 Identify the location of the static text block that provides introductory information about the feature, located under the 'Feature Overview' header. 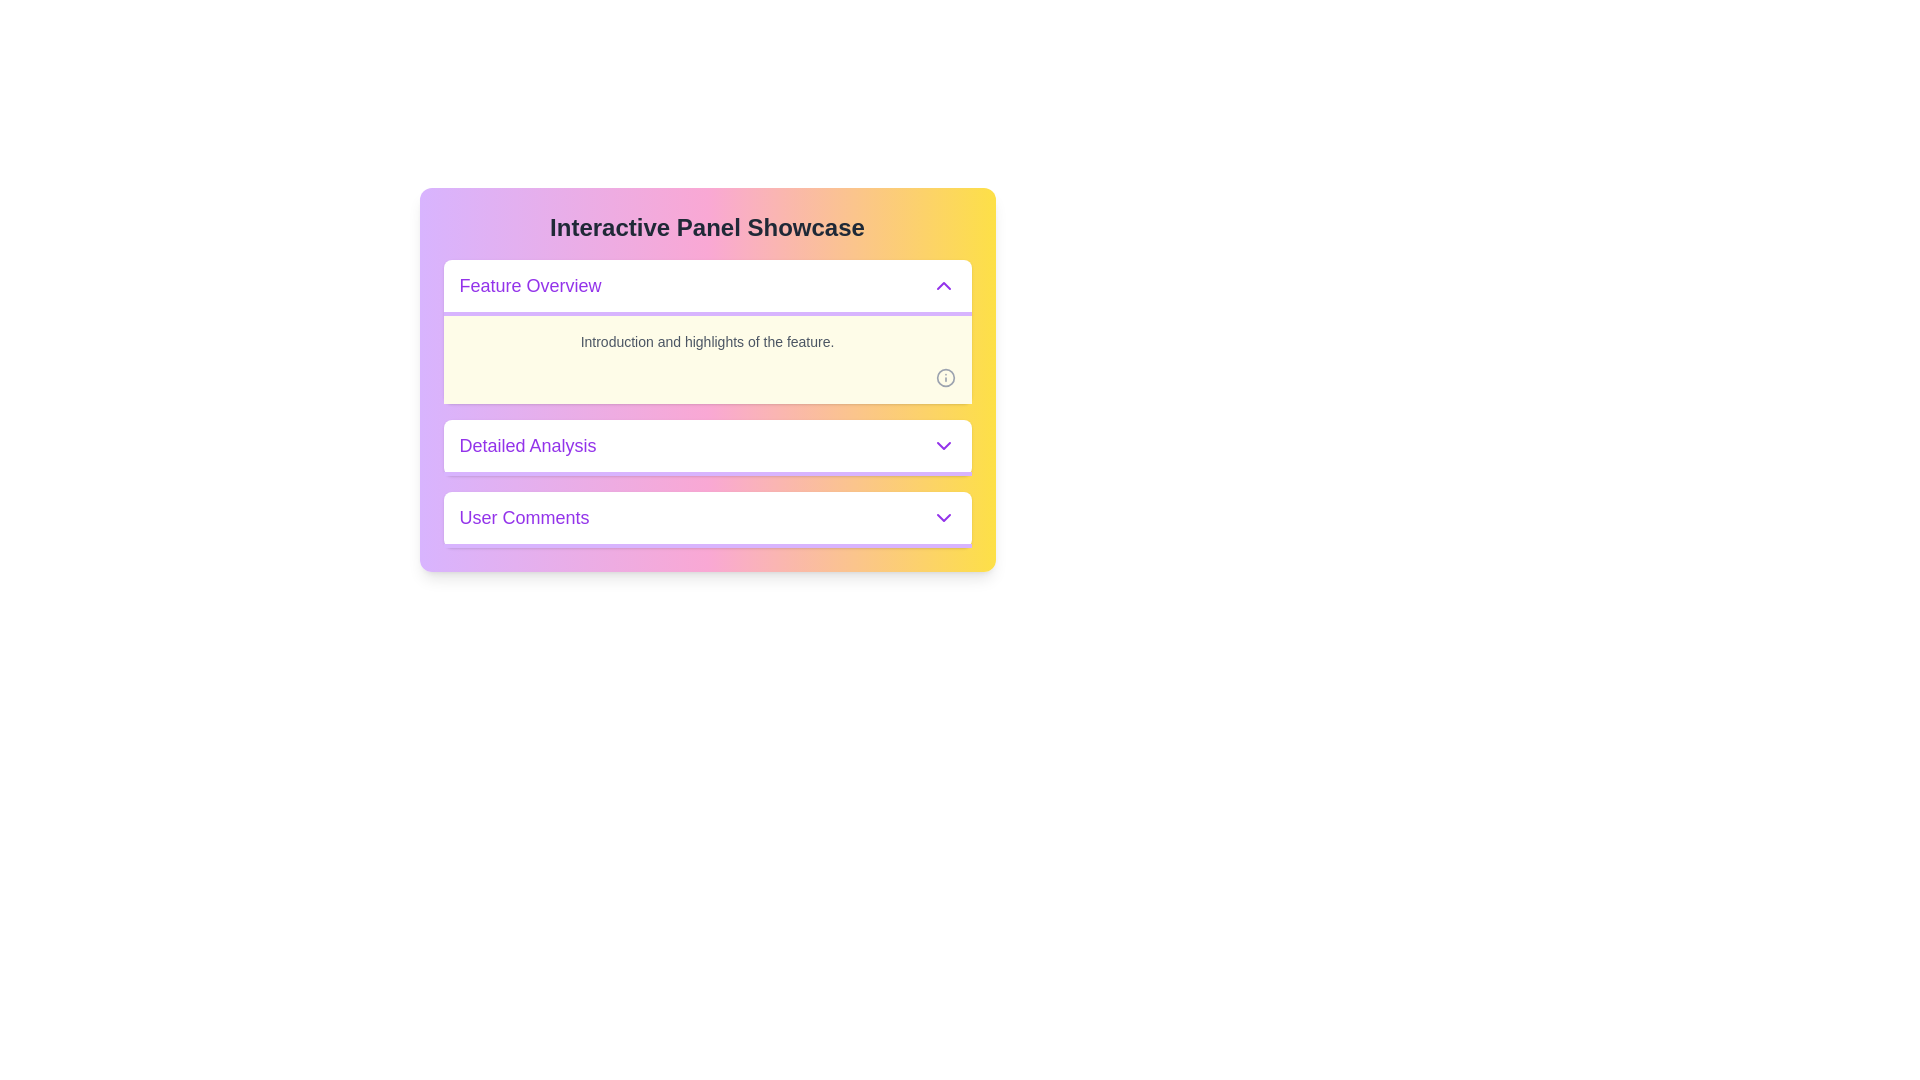
(707, 358).